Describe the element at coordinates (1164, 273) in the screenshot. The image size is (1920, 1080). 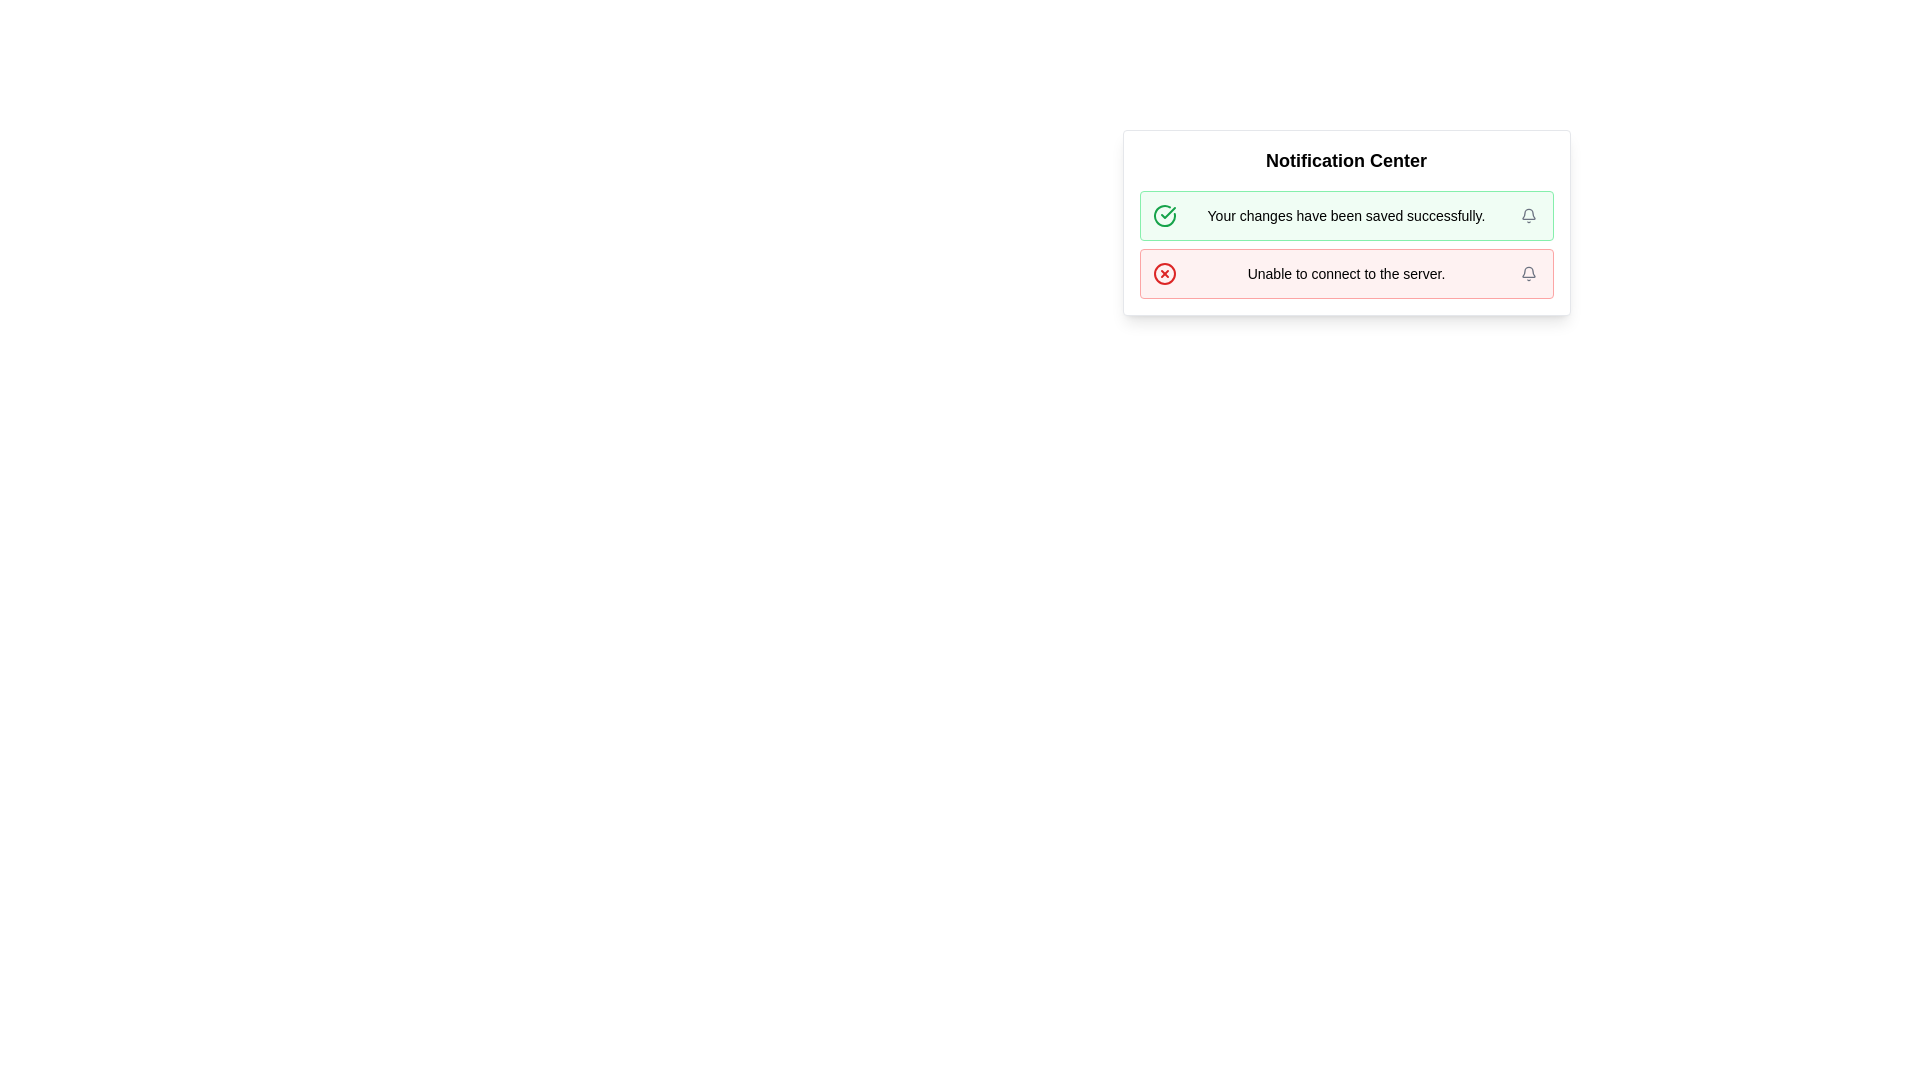
I see `the red circular icon with an 'X' in the notification box indicating 'Unable to connect to the server.'` at that location.